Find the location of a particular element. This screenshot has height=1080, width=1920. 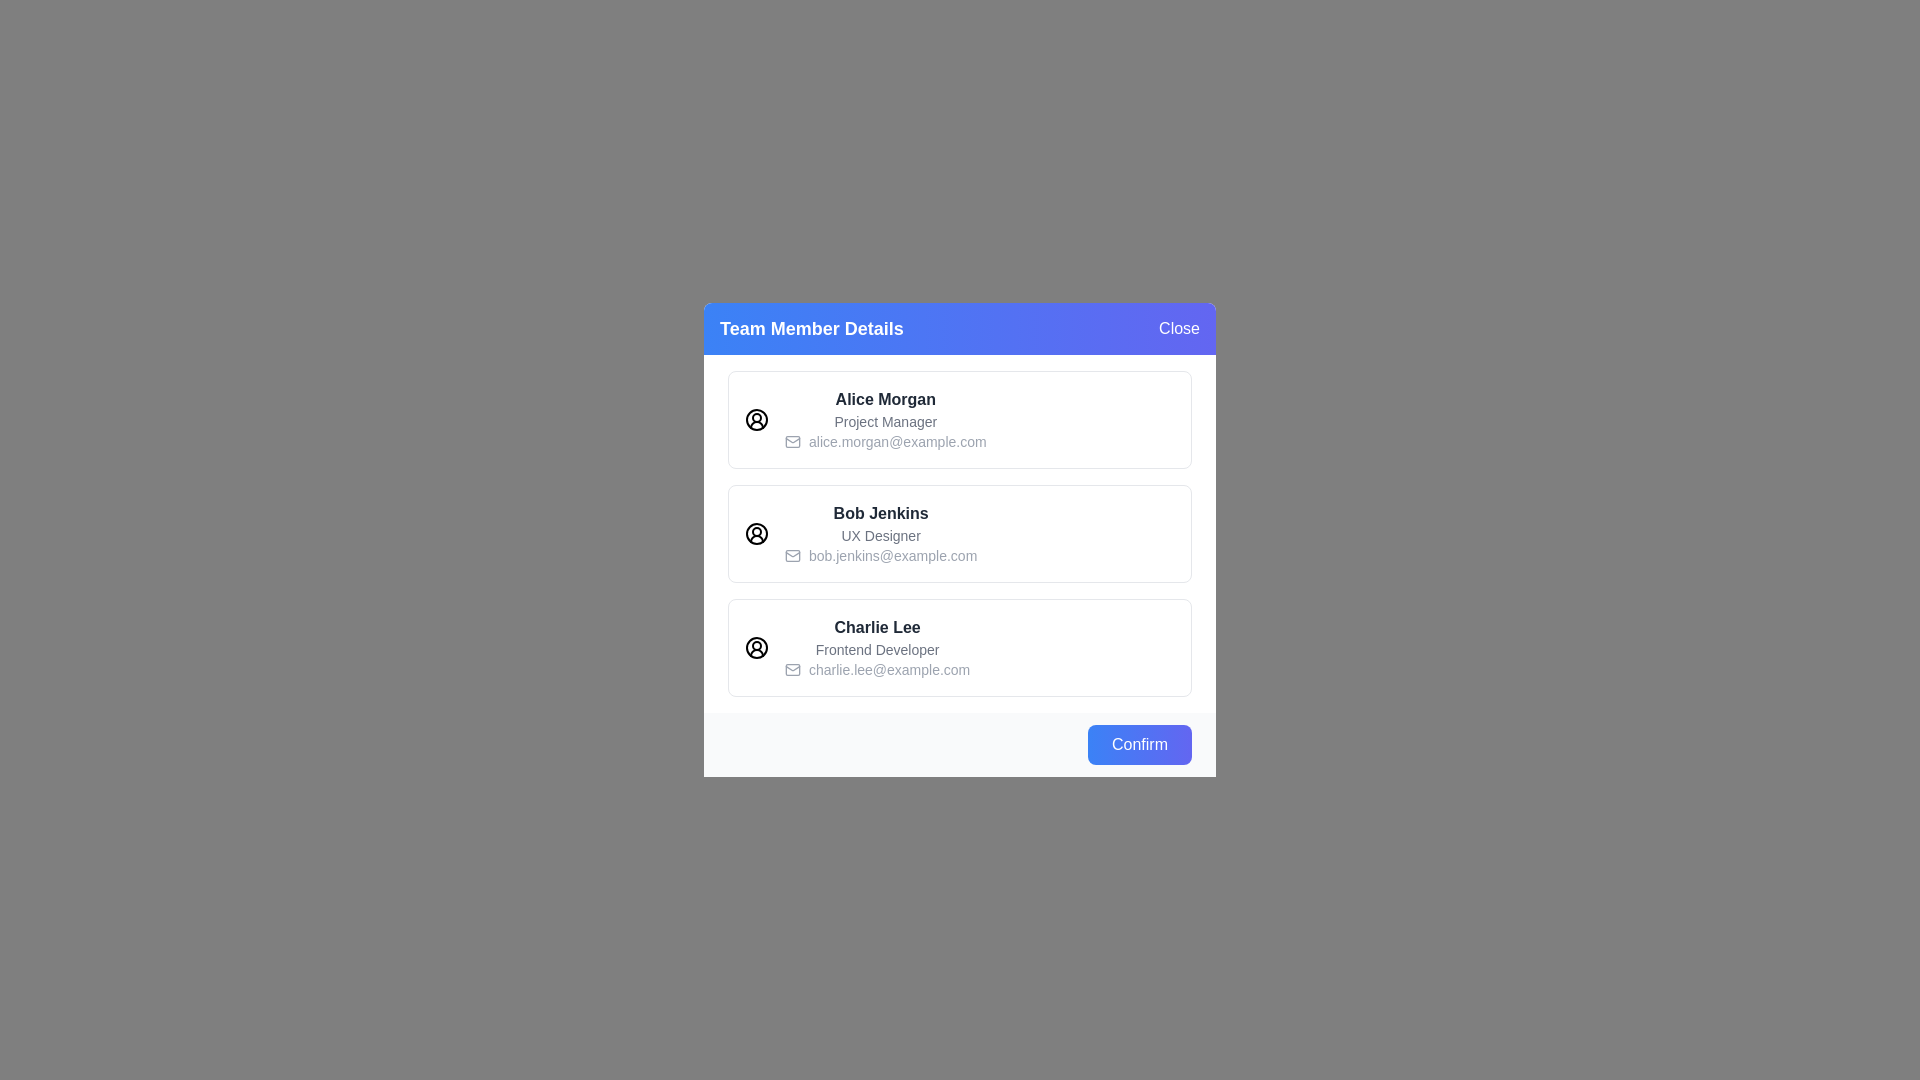

the text display for 'Bob Jenkins', which includes his name, title 'UX Designer', and email address is located at coordinates (880, 532).